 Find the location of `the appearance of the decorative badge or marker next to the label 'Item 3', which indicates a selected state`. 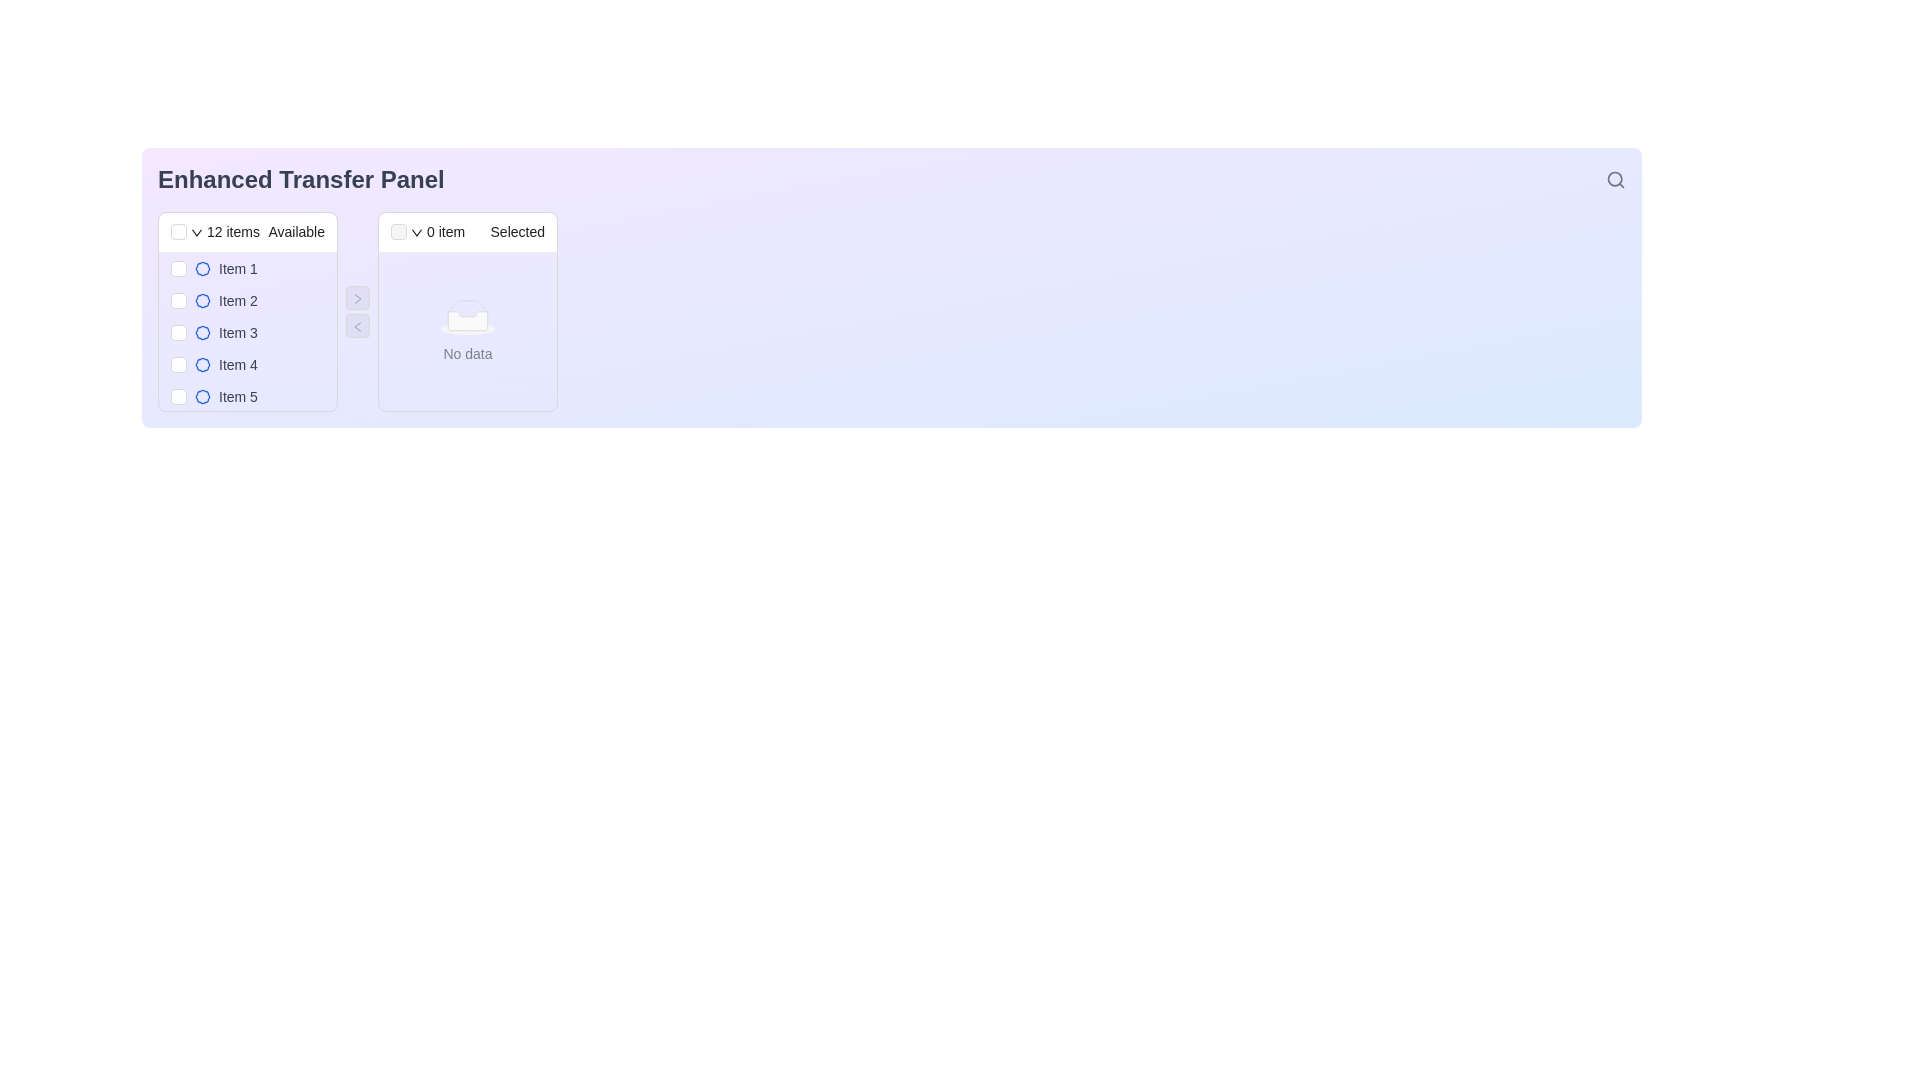

the appearance of the decorative badge or marker next to the label 'Item 3', which indicates a selected state is located at coordinates (202, 331).